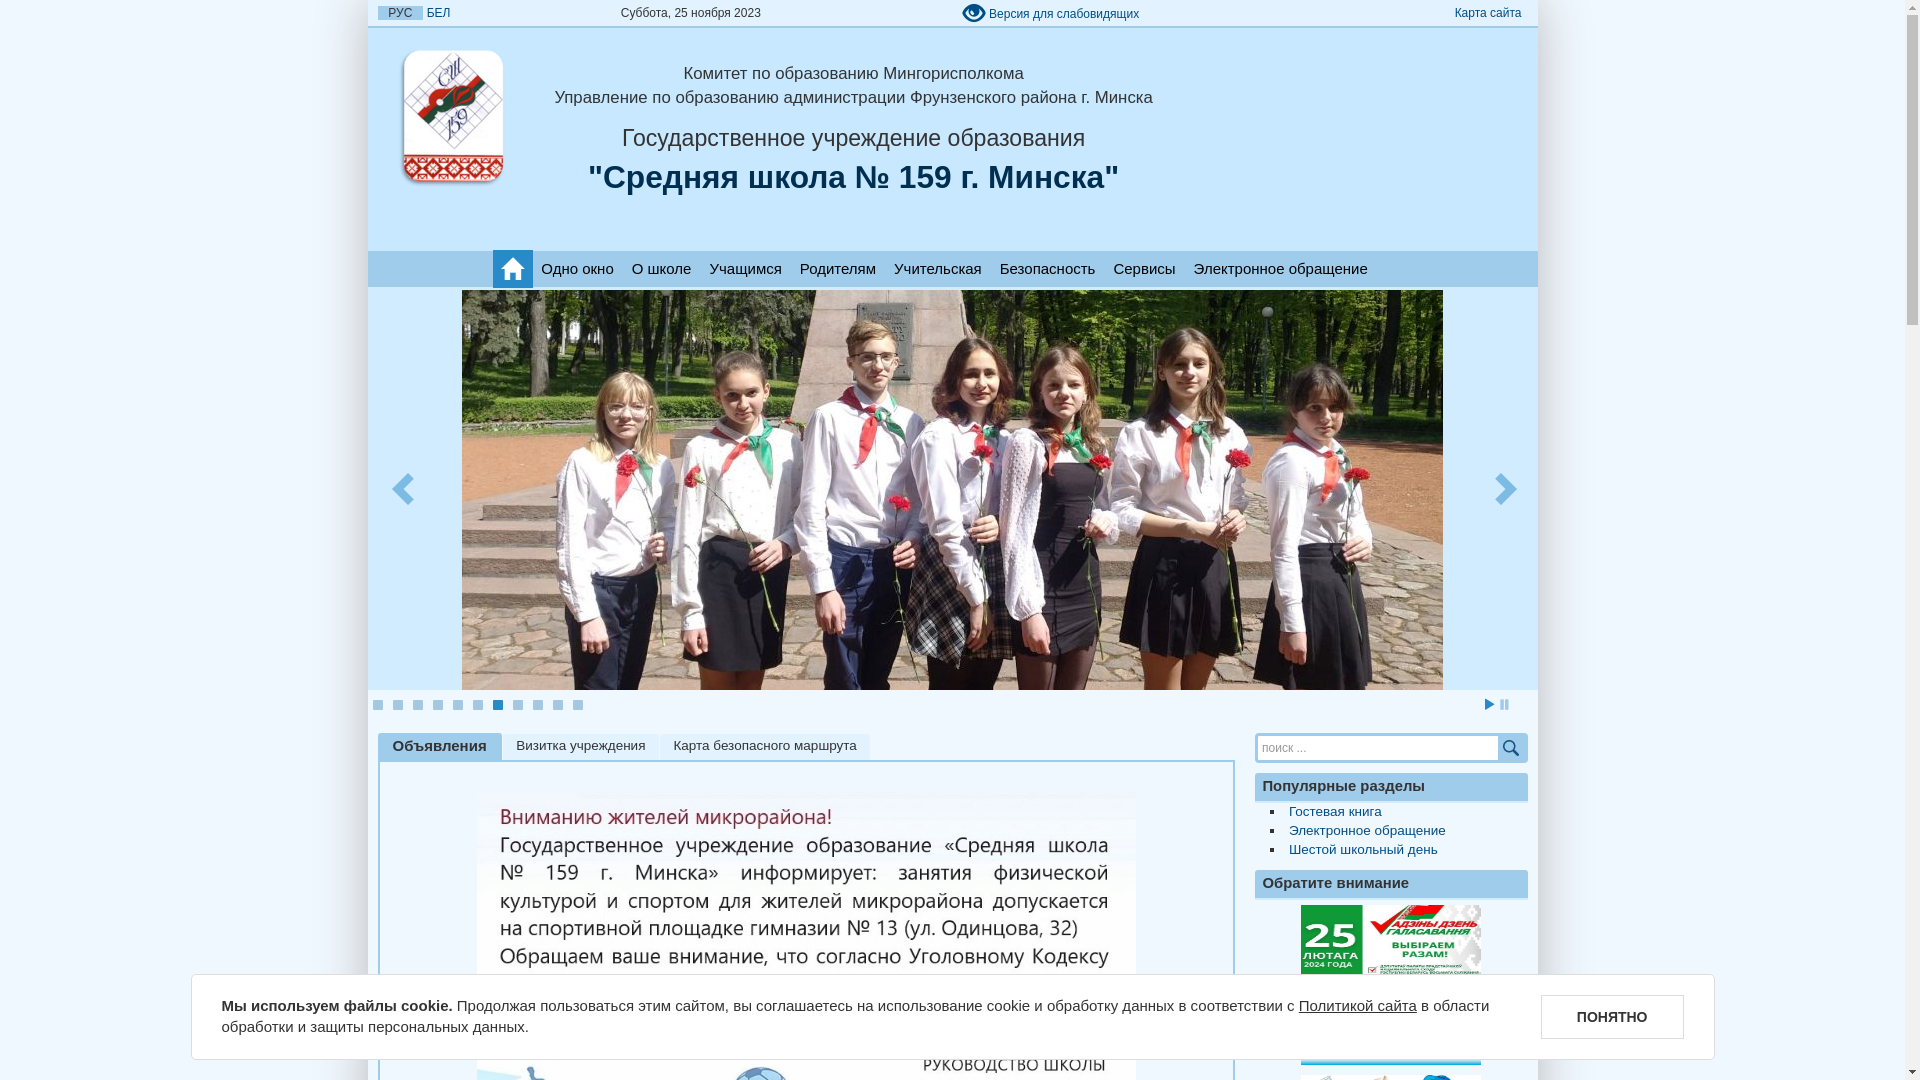  I want to click on '2', so click(397, 704).